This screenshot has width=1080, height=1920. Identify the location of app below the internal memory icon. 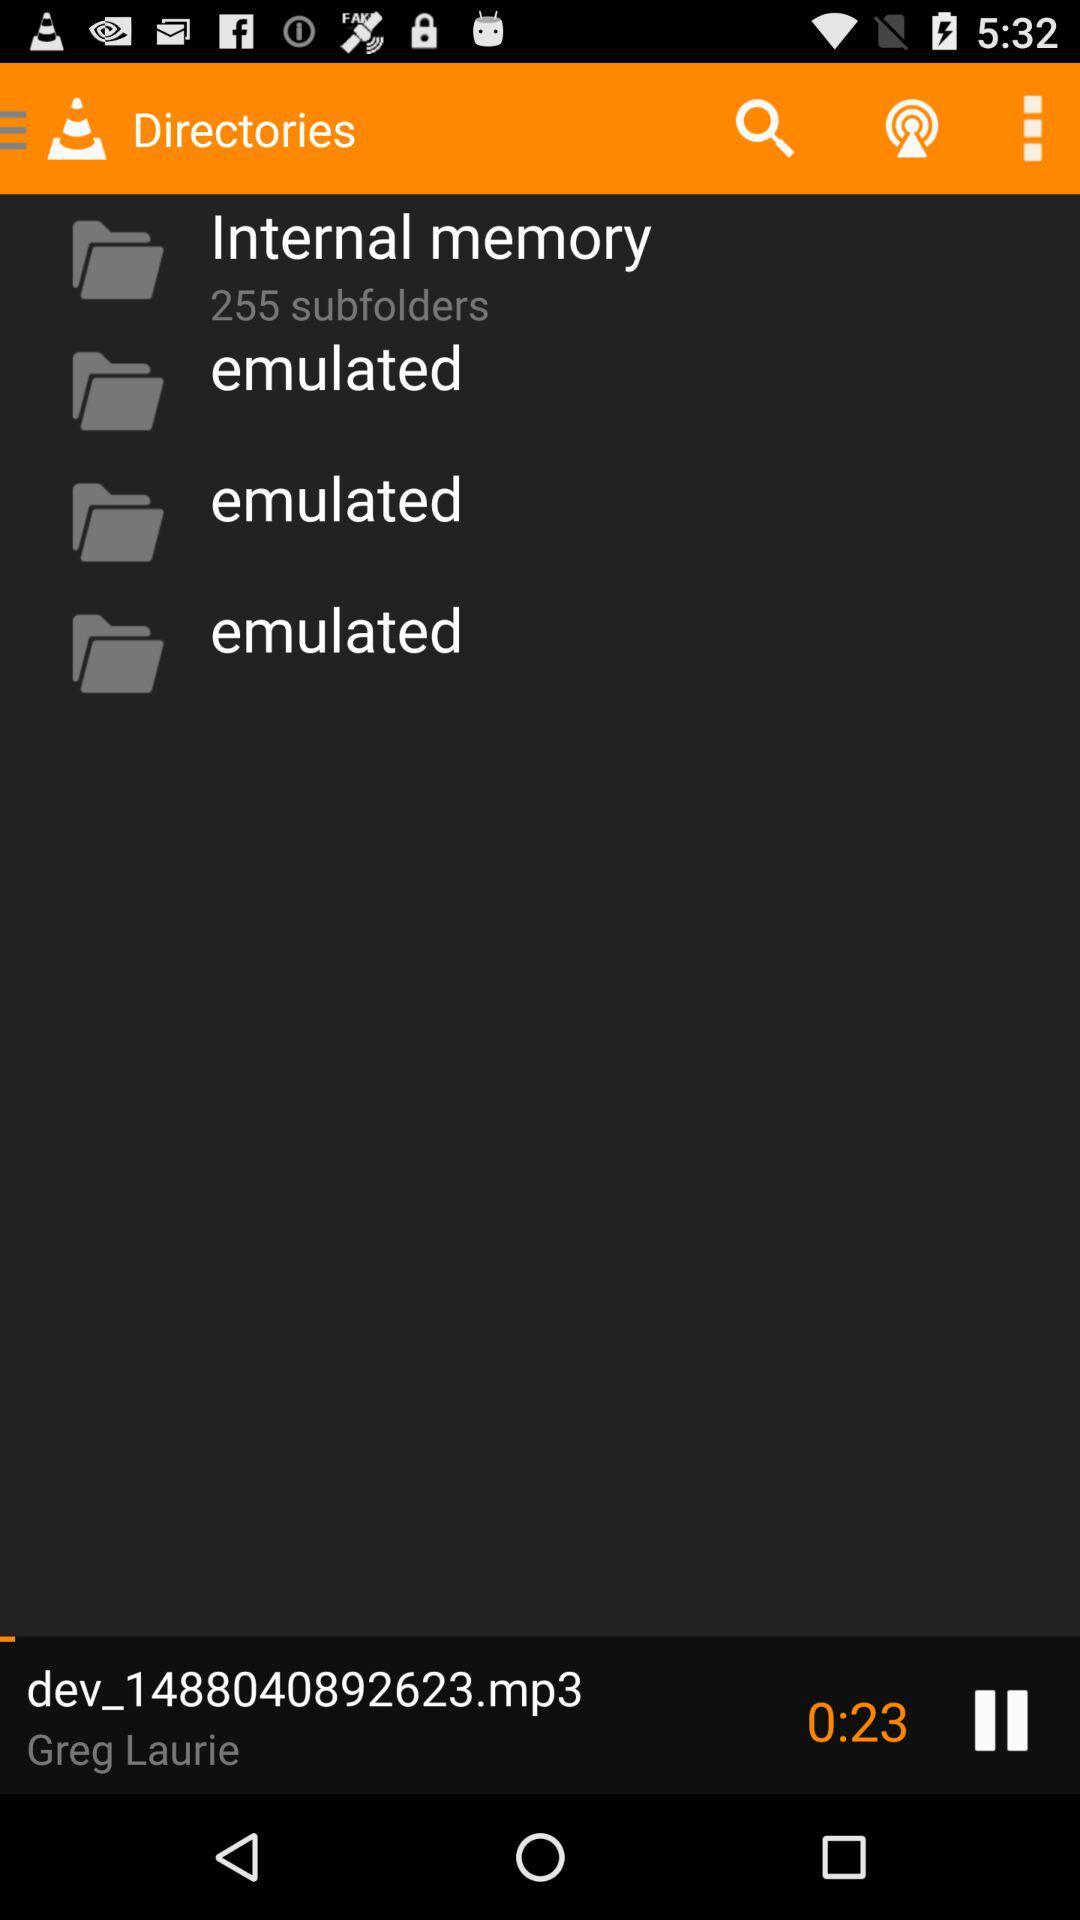
(348, 299).